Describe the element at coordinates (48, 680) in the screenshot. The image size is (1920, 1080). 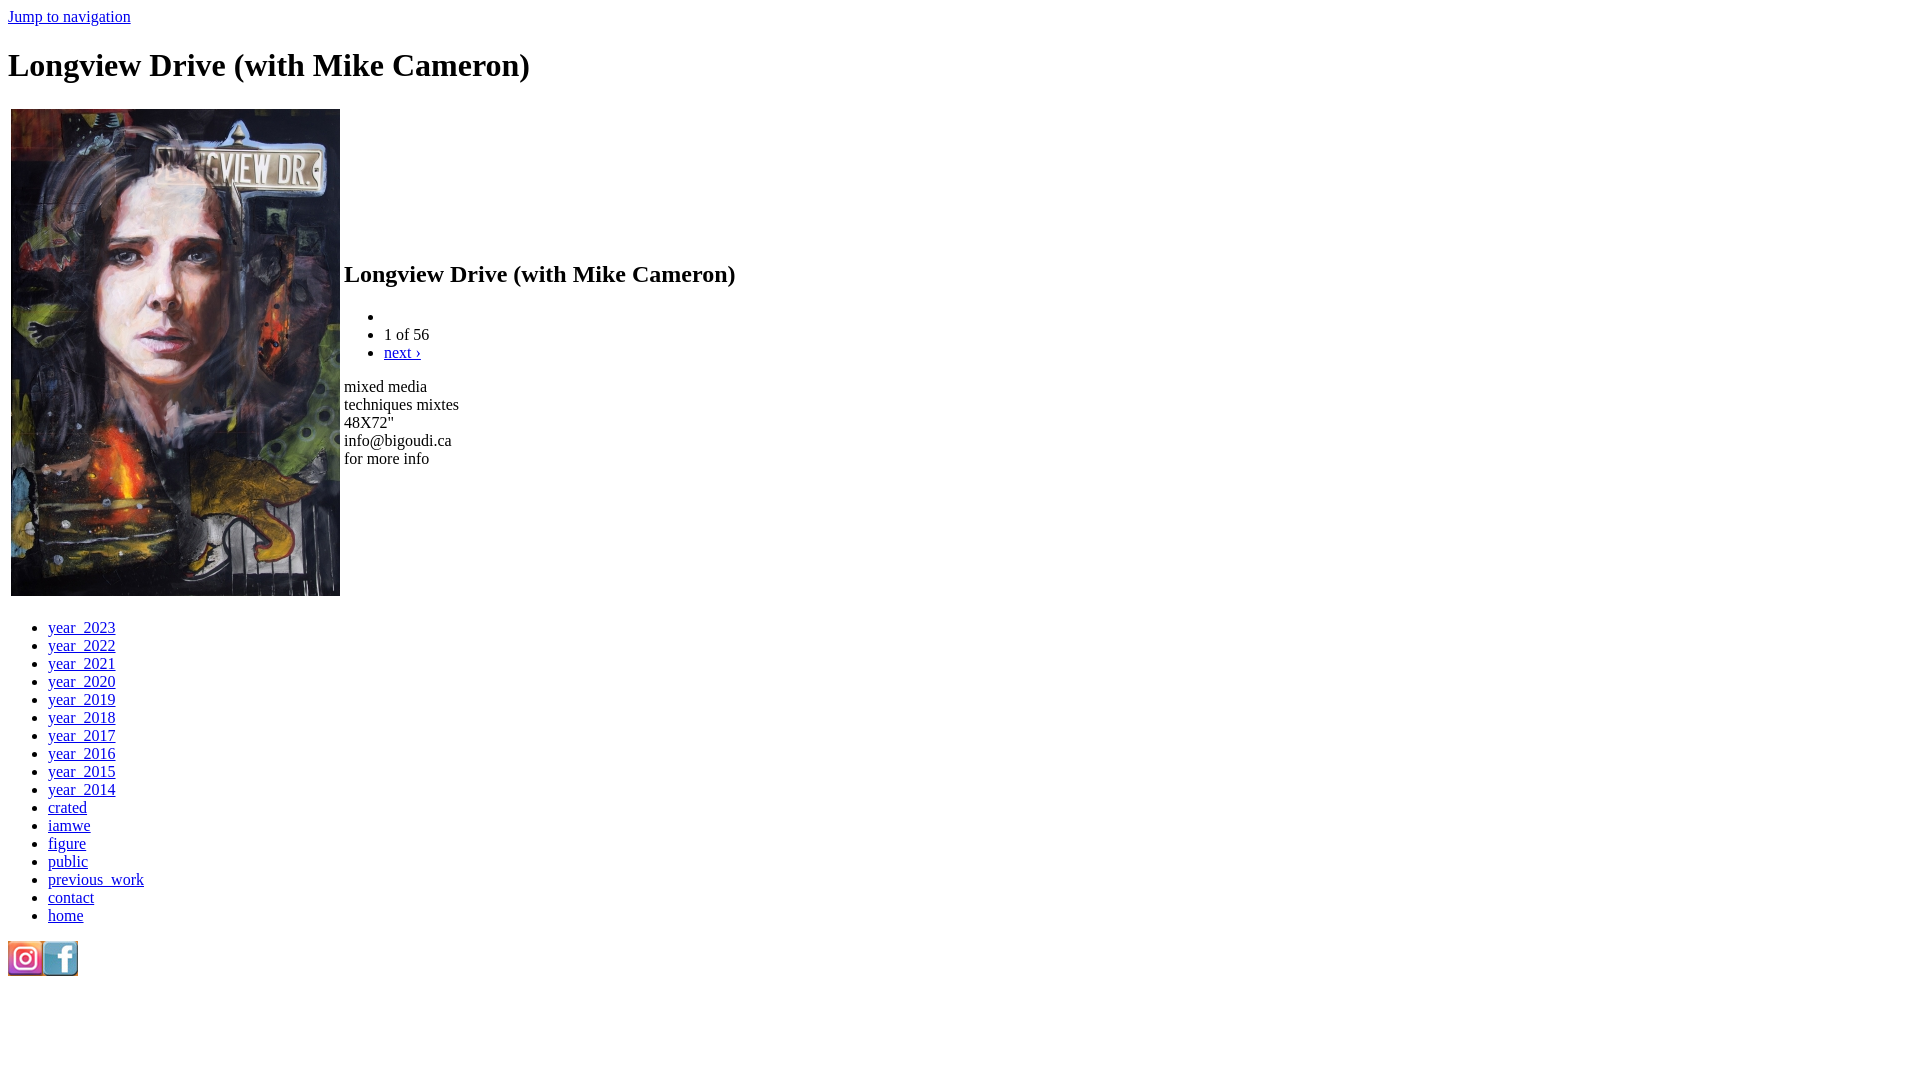
I see `'year_2020'` at that location.